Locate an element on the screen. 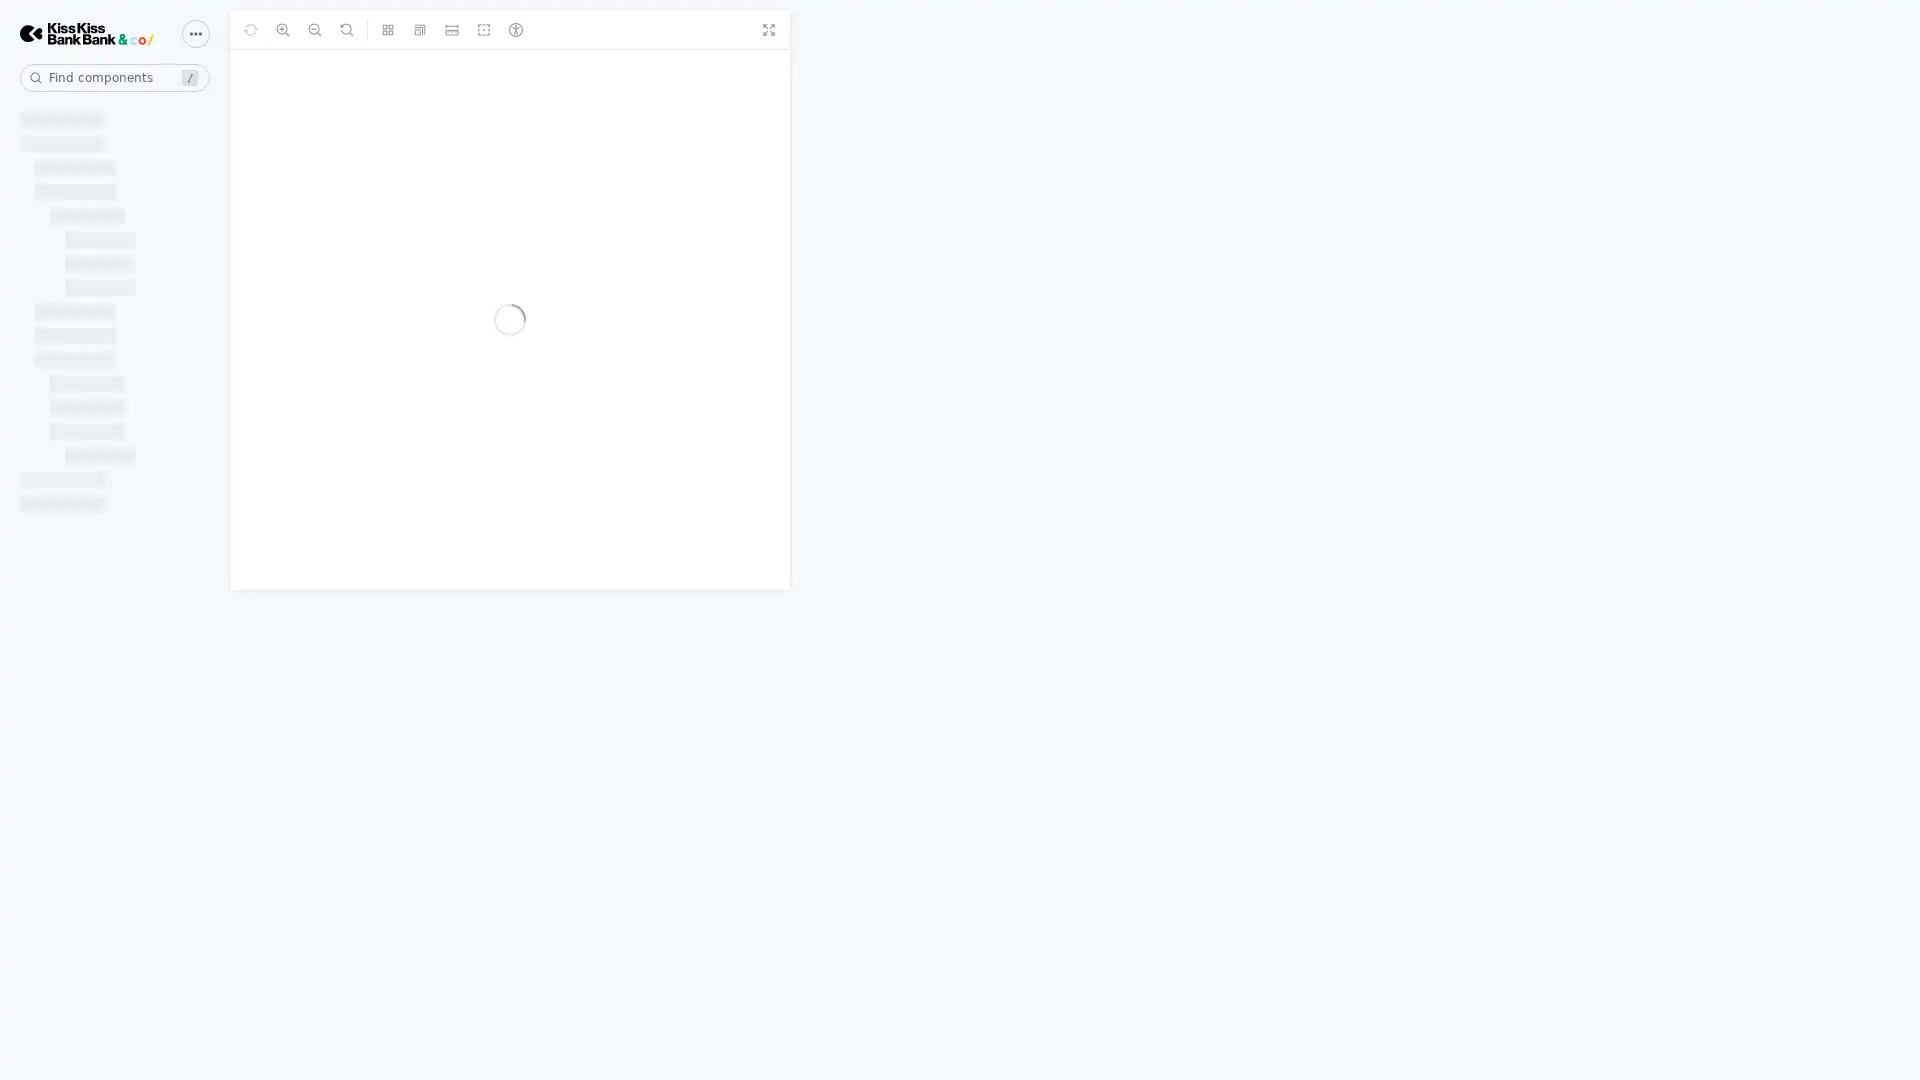 This screenshot has height=1080, width=1920. expand is located at coordinates (200, 241).